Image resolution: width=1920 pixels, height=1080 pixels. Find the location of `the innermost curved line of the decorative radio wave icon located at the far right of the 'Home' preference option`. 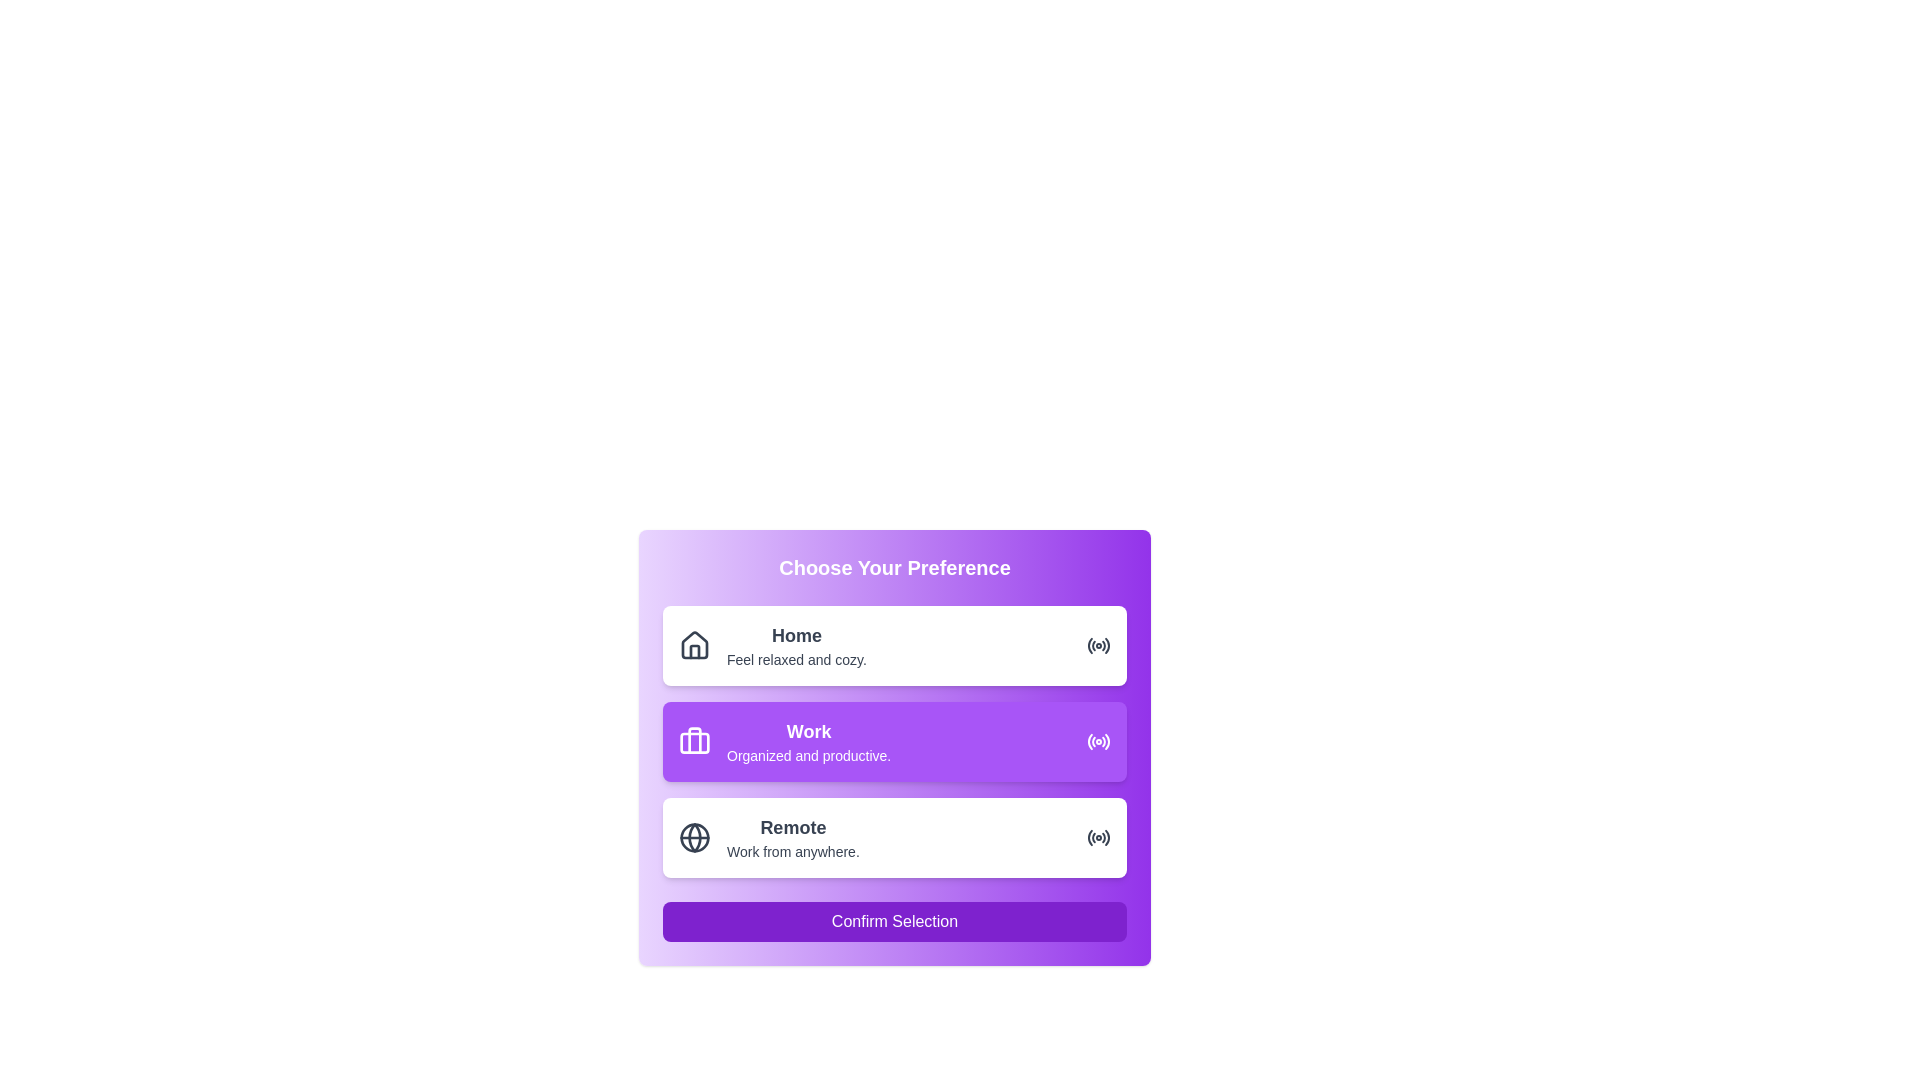

the innermost curved line of the decorative radio wave icon located at the far right of the 'Home' preference option is located at coordinates (1089, 645).